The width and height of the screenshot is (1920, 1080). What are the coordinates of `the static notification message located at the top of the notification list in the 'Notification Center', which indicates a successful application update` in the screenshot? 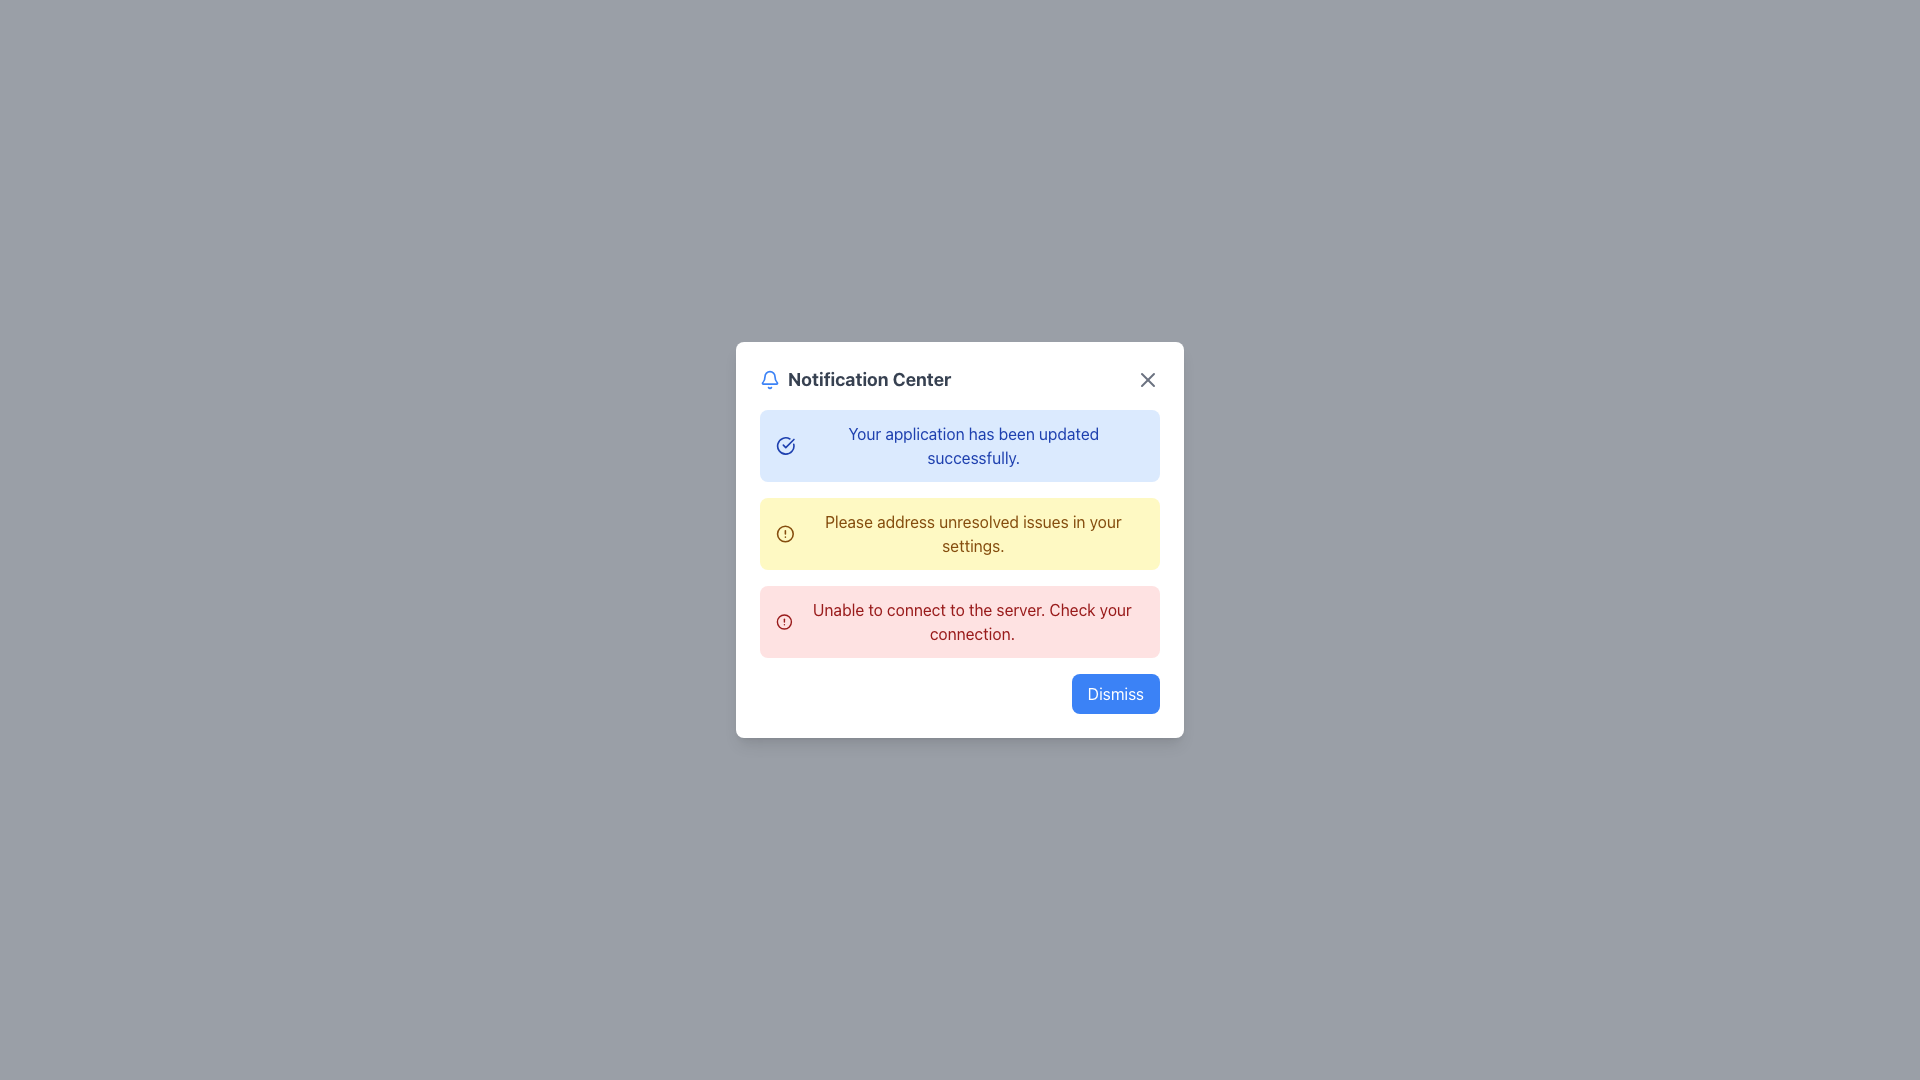 It's located at (960, 445).